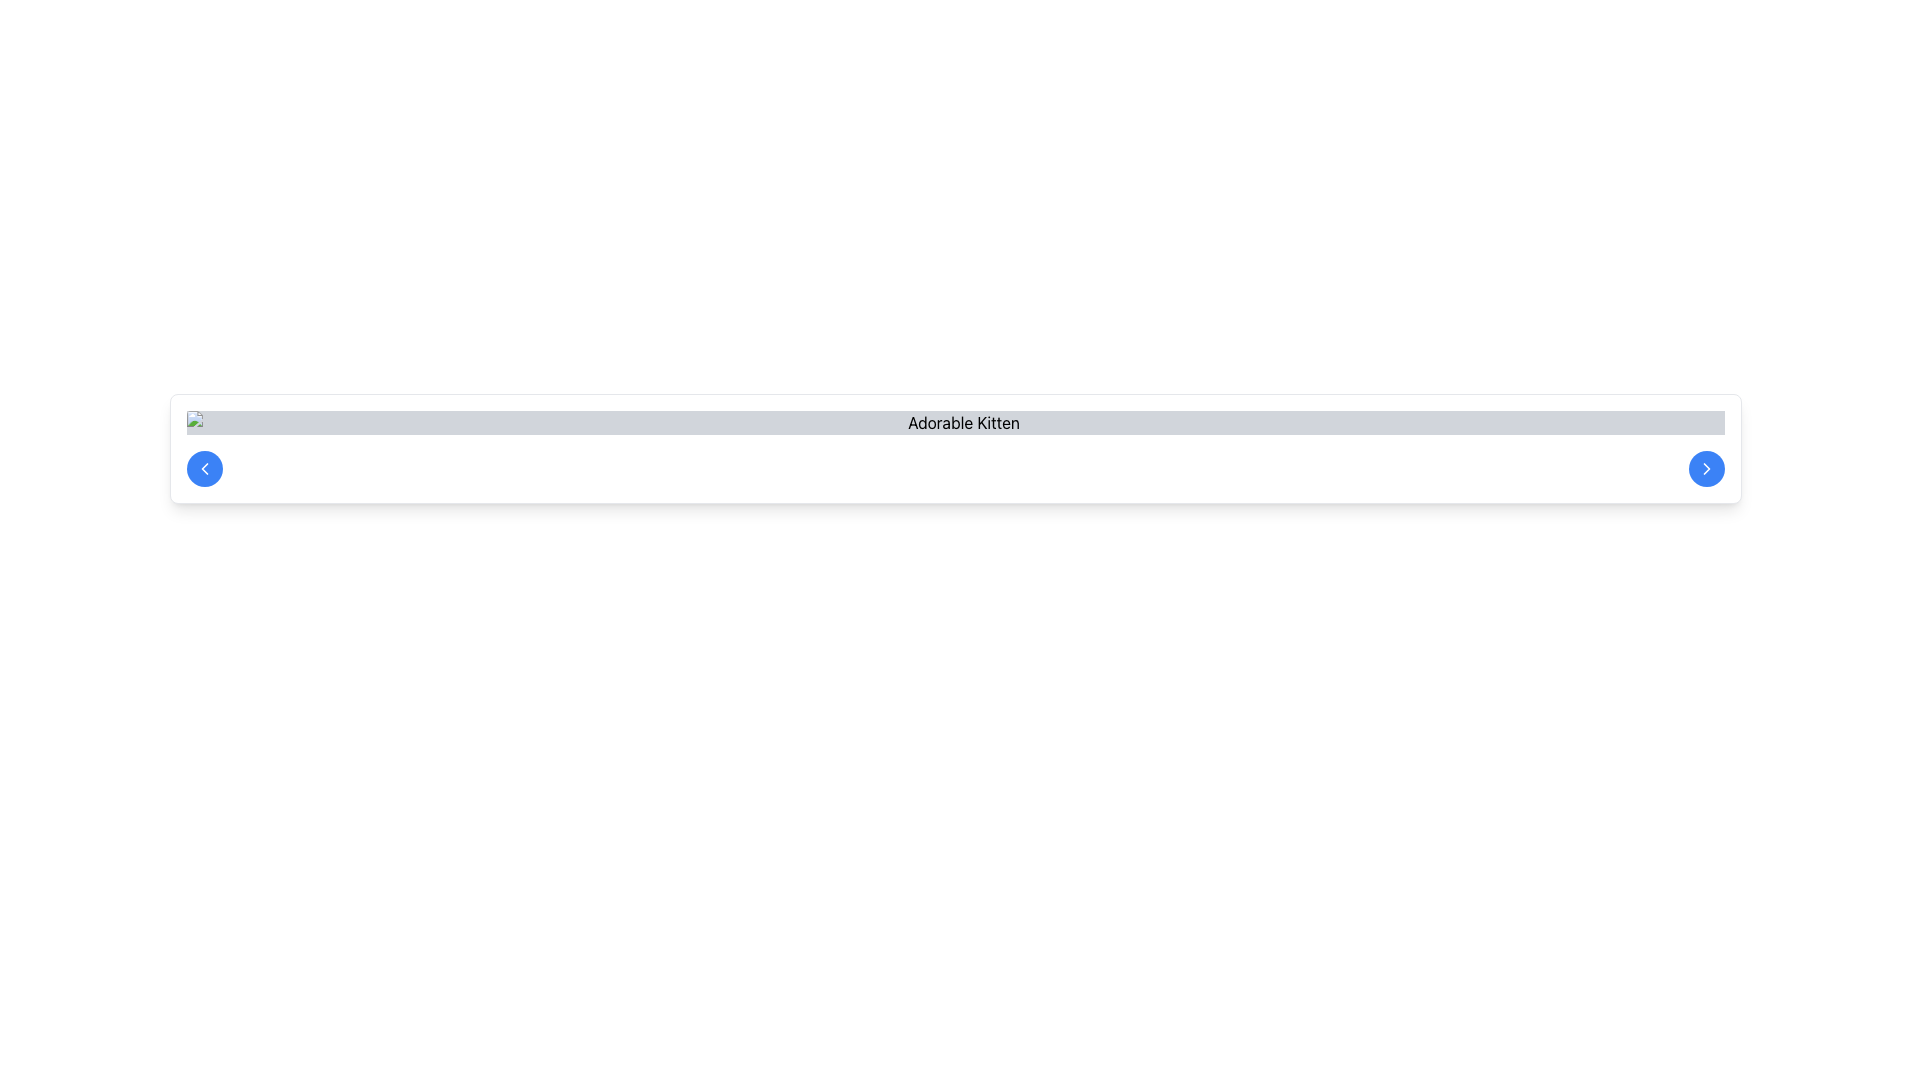 The height and width of the screenshot is (1080, 1920). I want to click on the rightward-pointing chevron icon located near the 'Adorable Kitten' text in the interface, so click(1706, 469).